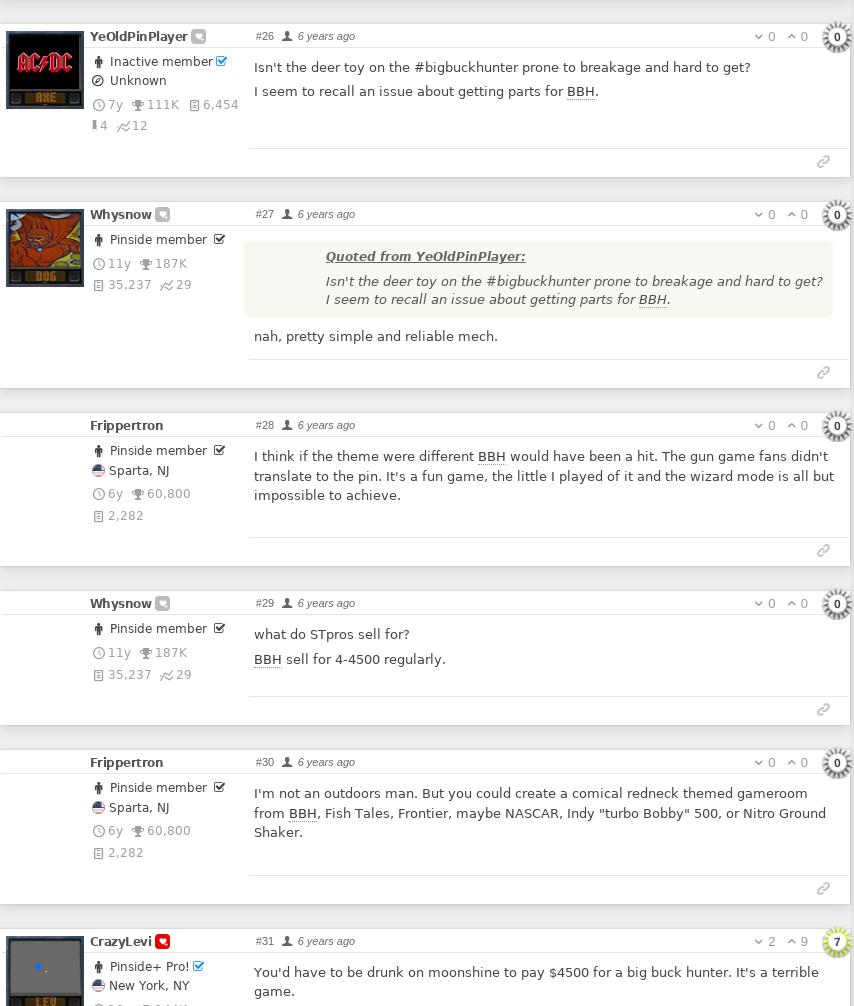 This screenshot has width=854, height=1006. I want to click on 'You'd have to be drunk on moonshine to pay $4500 for a big buck hunter. It's a terrible game.', so click(535, 980).